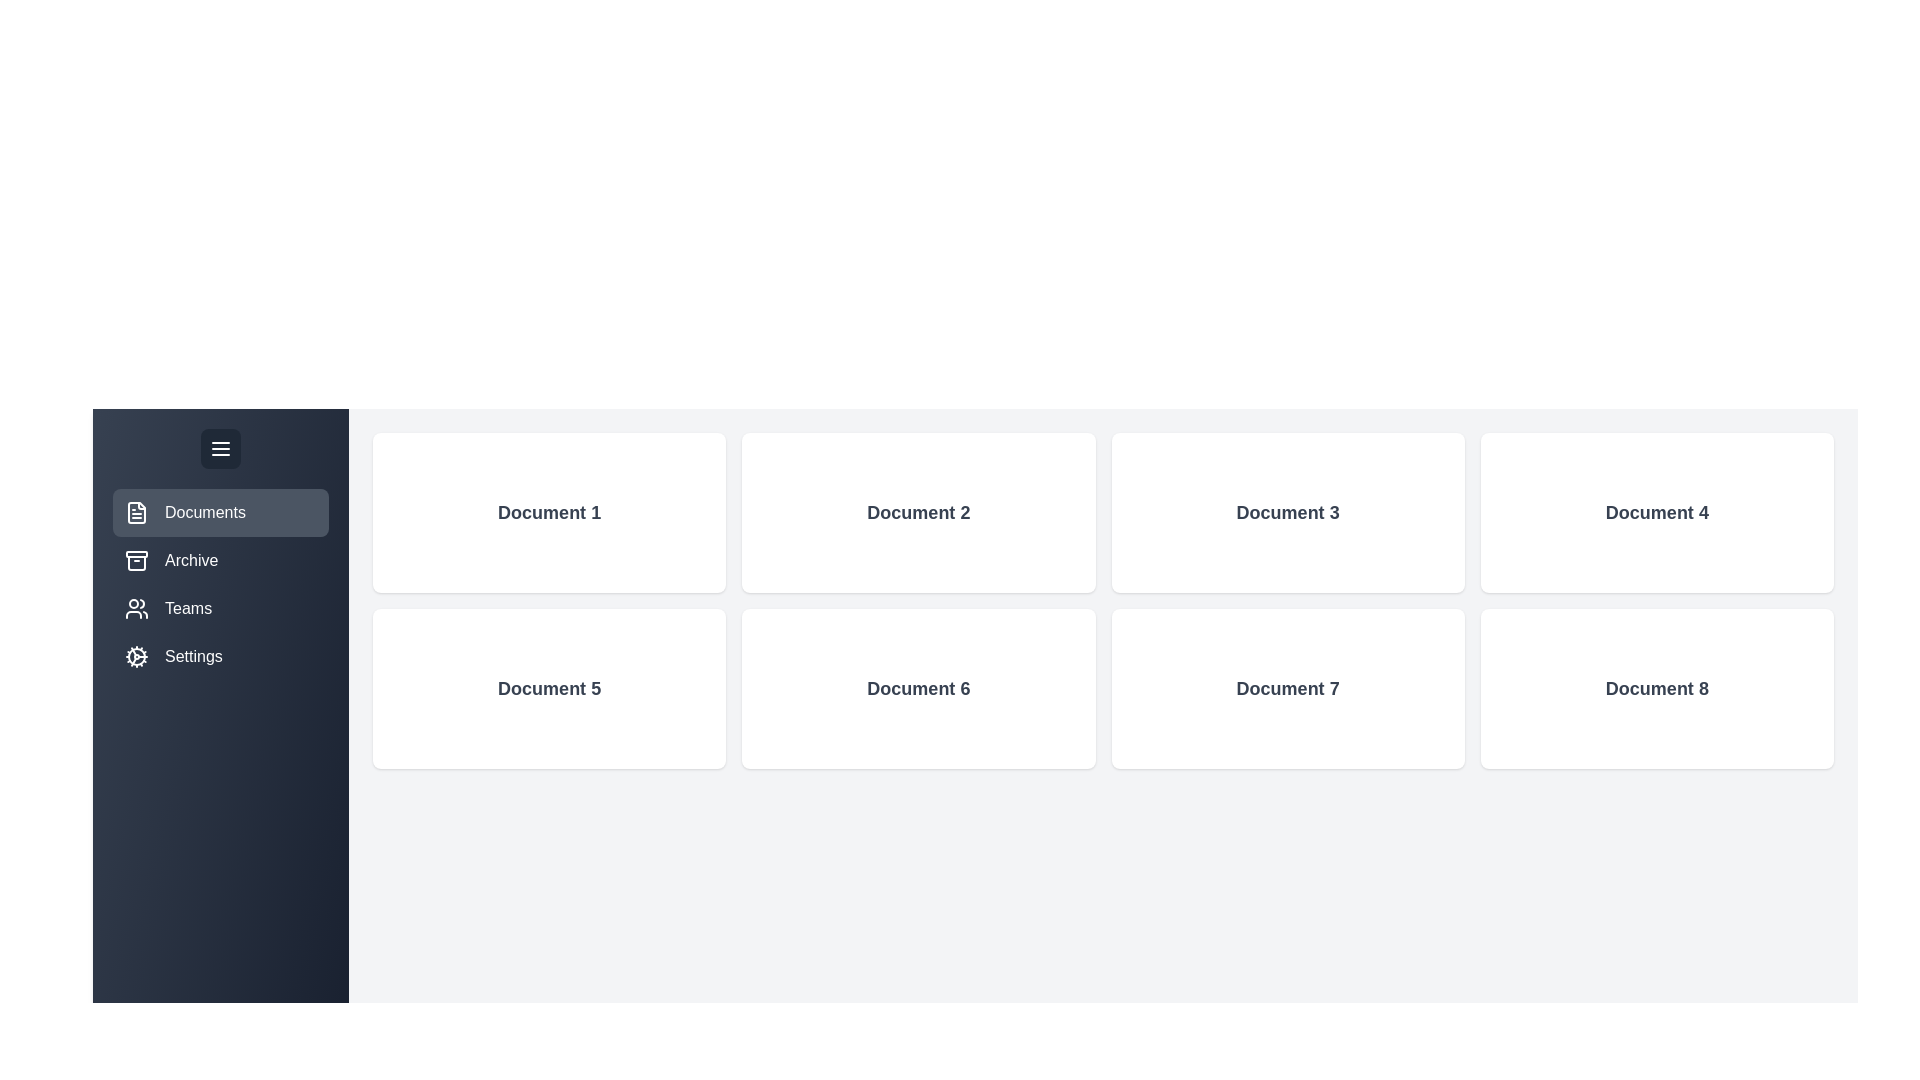 The height and width of the screenshot is (1080, 1920). I want to click on the 'Document 3' card to view its details, so click(1287, 512).